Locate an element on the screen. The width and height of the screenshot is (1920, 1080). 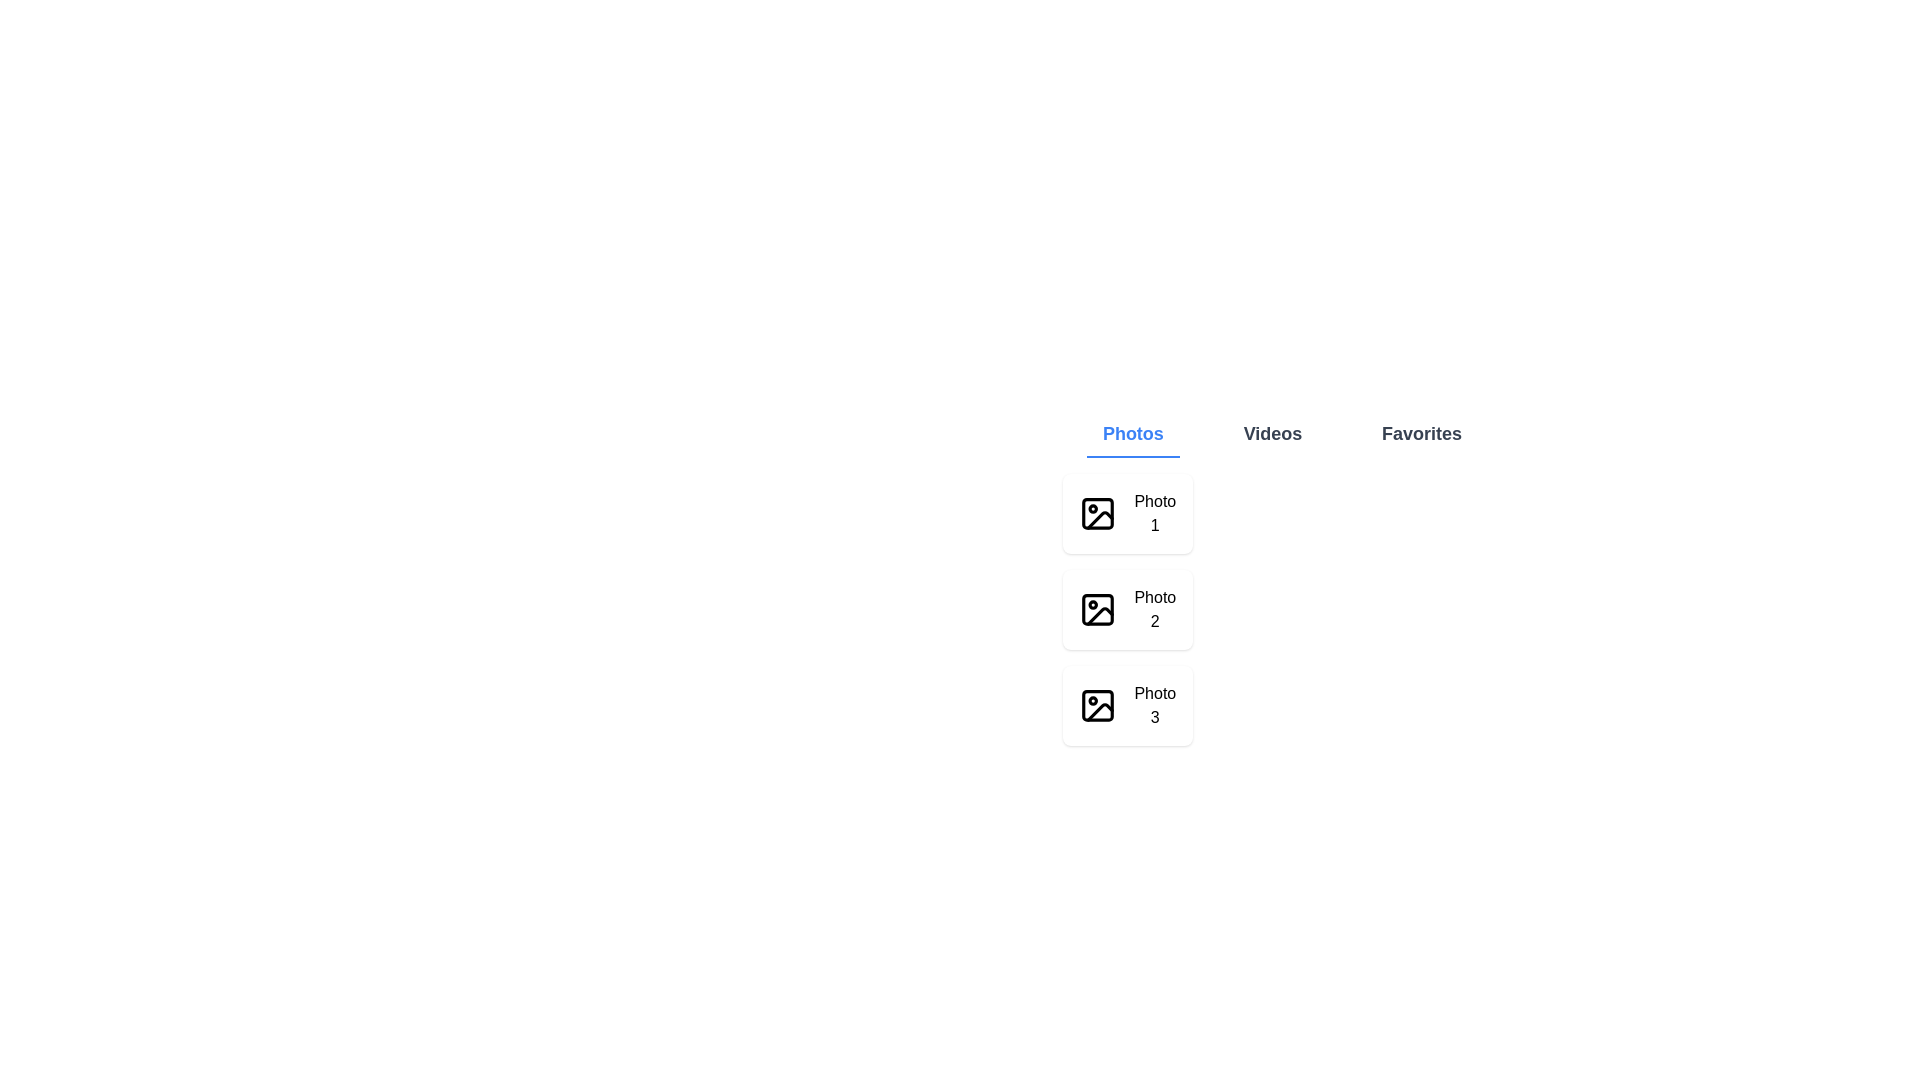
the first image thumbnail in the vertical list of photo elements under the 'Photos' tab is located at coordinates (1097, 512).